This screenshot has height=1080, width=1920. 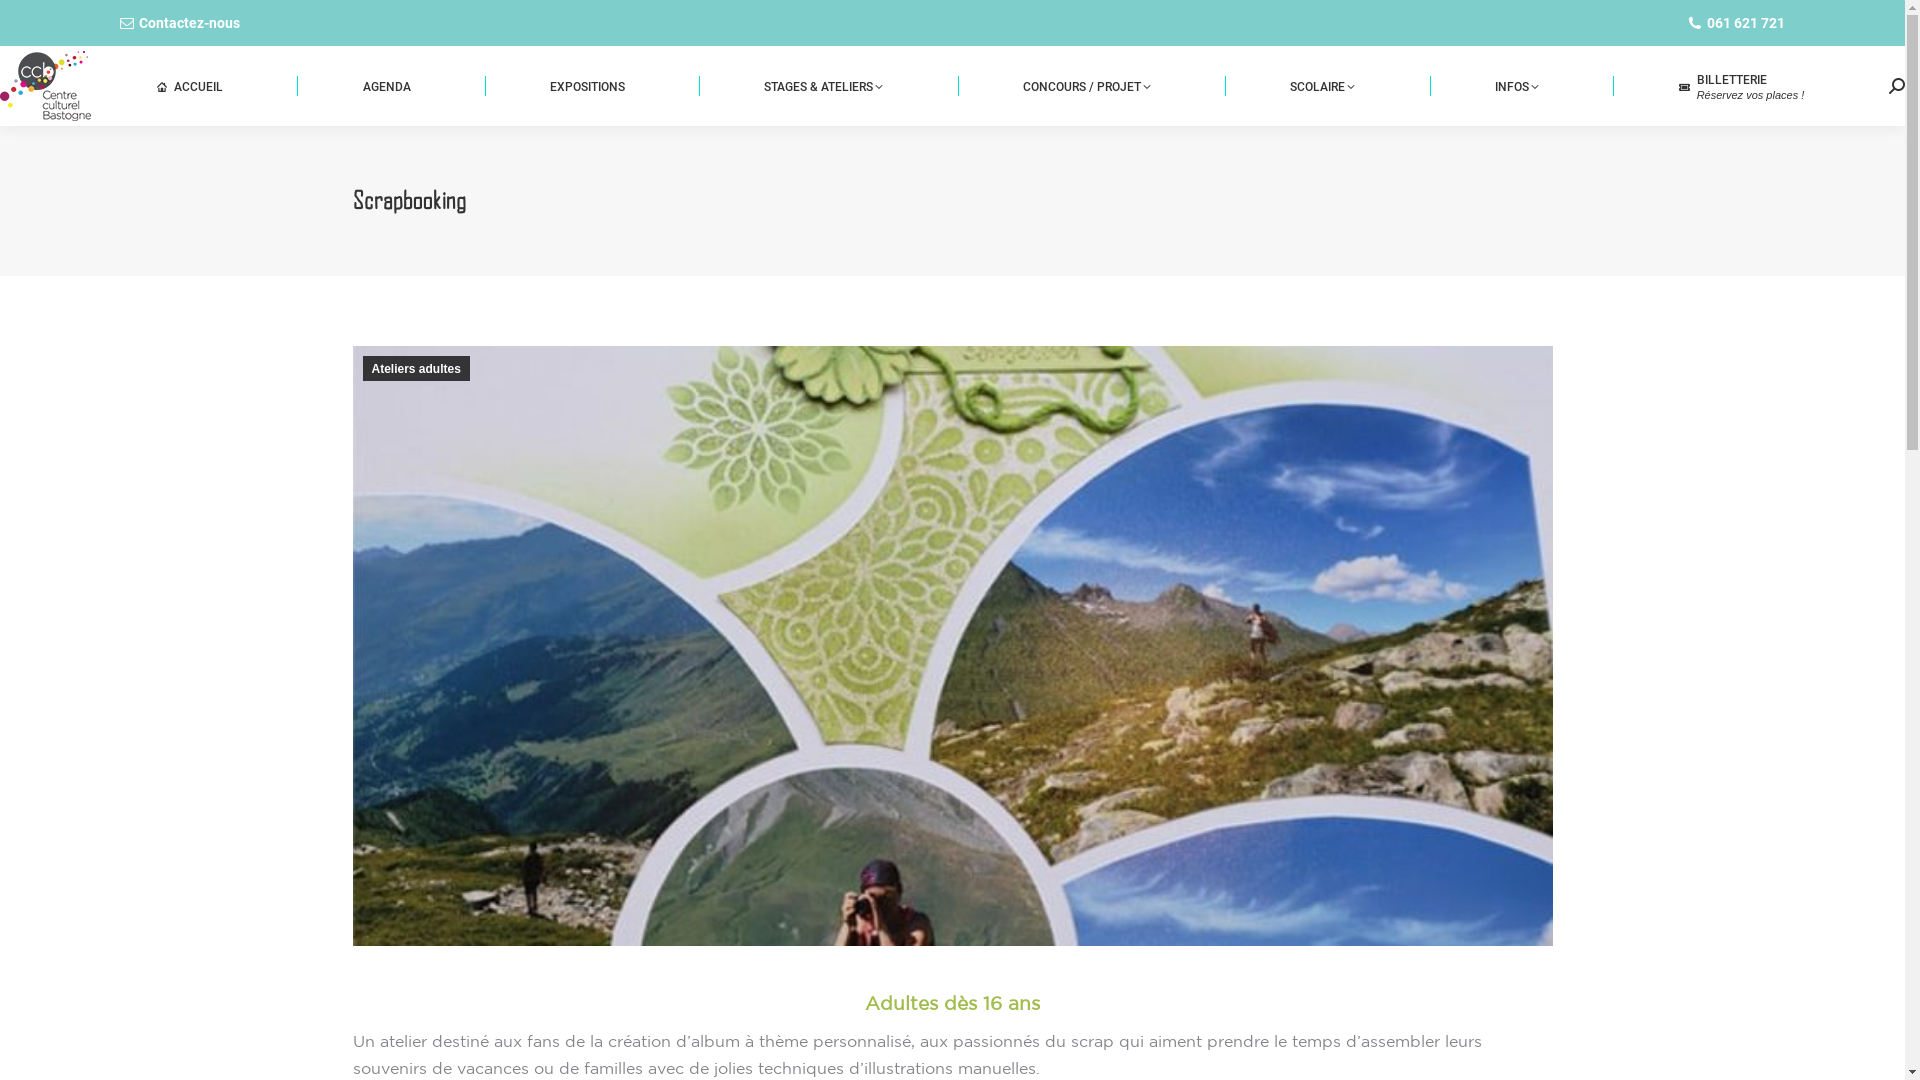 I want to click on 'SCOLAIRE', so click(x=1323, y=84).